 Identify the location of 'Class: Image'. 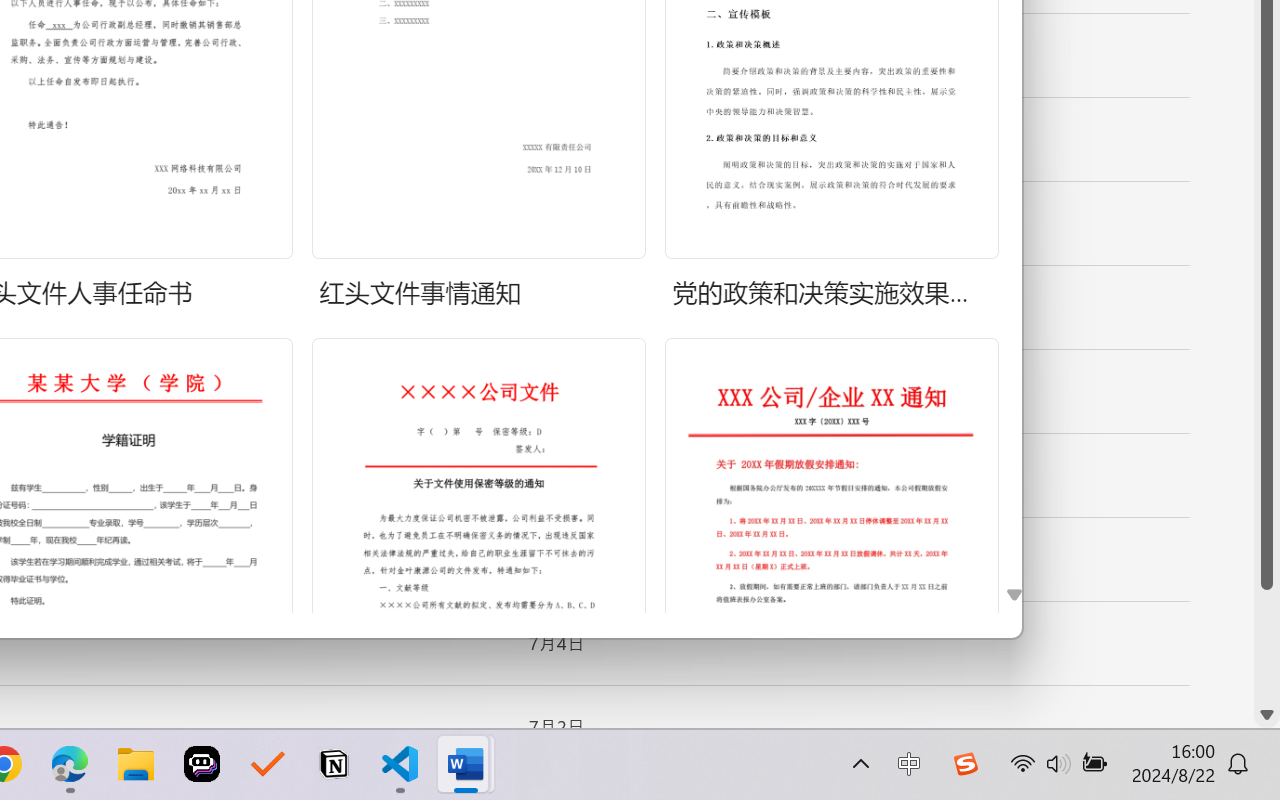
(965, 764).